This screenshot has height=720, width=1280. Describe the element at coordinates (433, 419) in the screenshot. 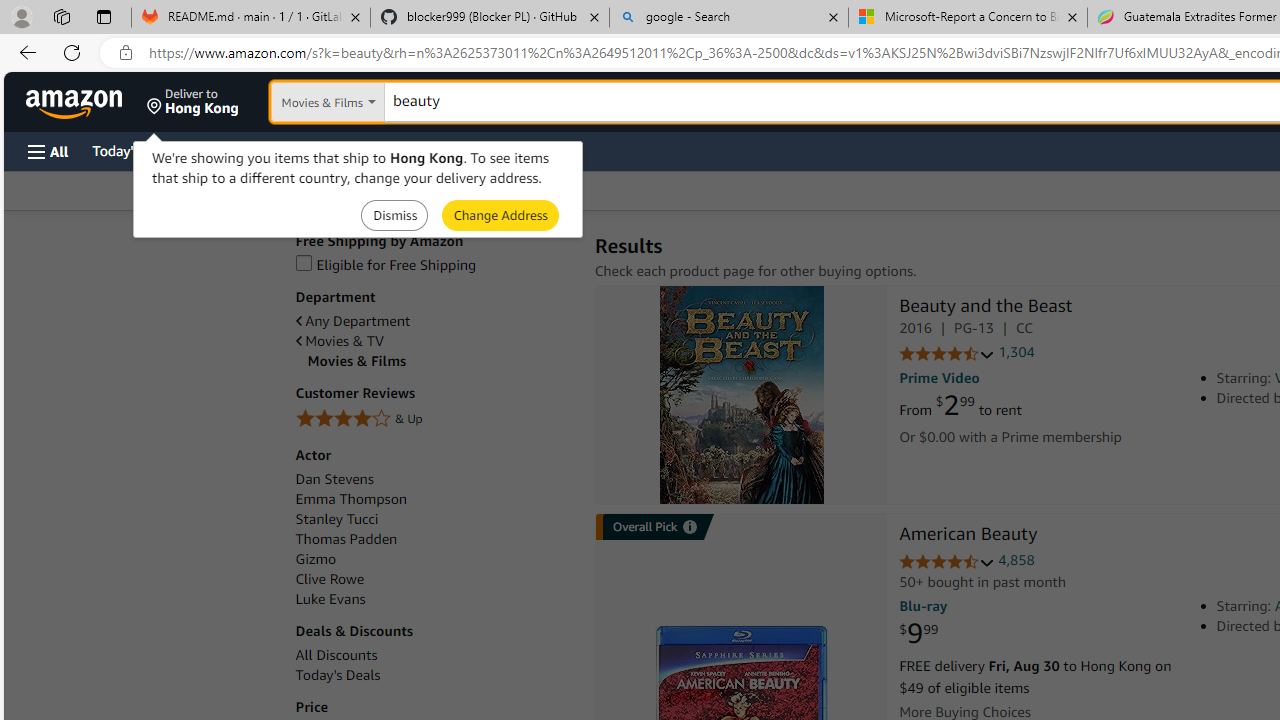

I see `'4 Stars & Up& Up'` at that location.